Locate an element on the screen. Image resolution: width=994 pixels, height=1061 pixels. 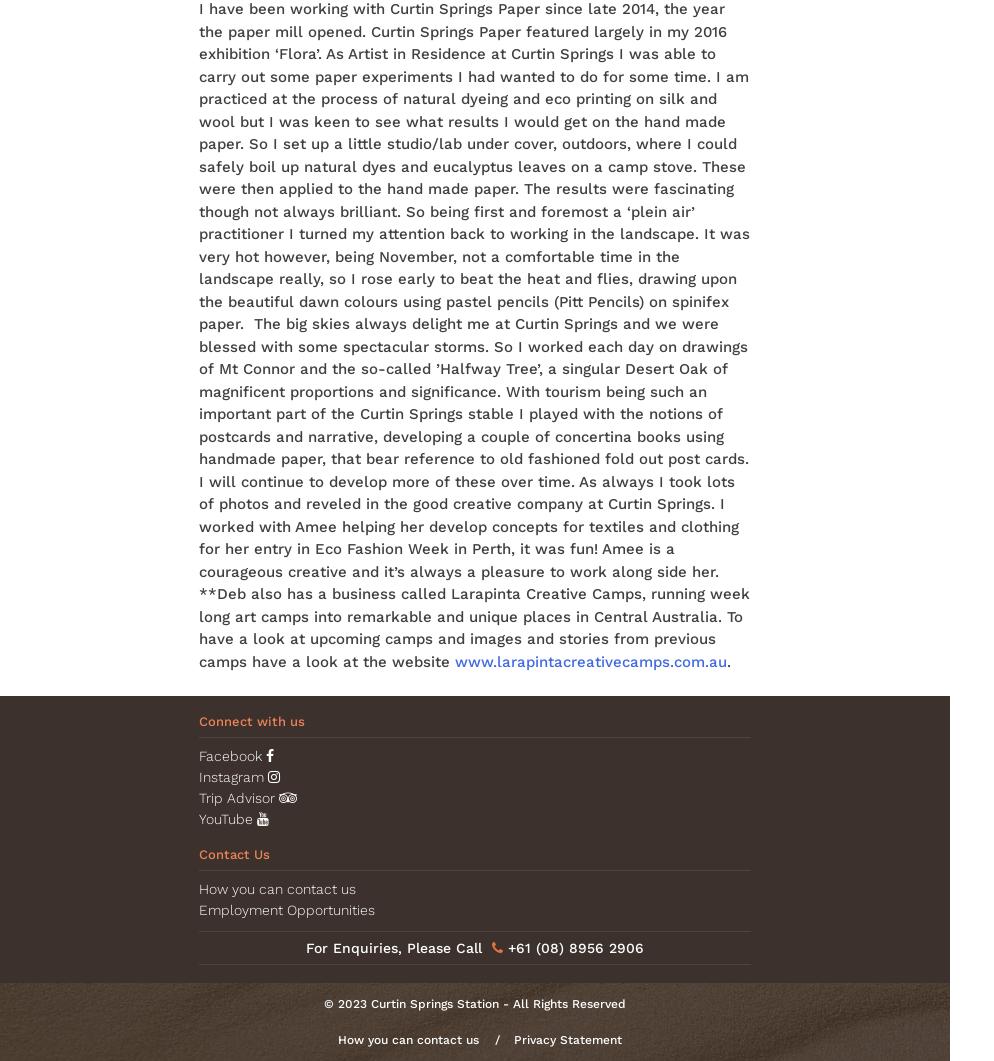
'(08) 8956 2906' is located at coordinates (590, 947).